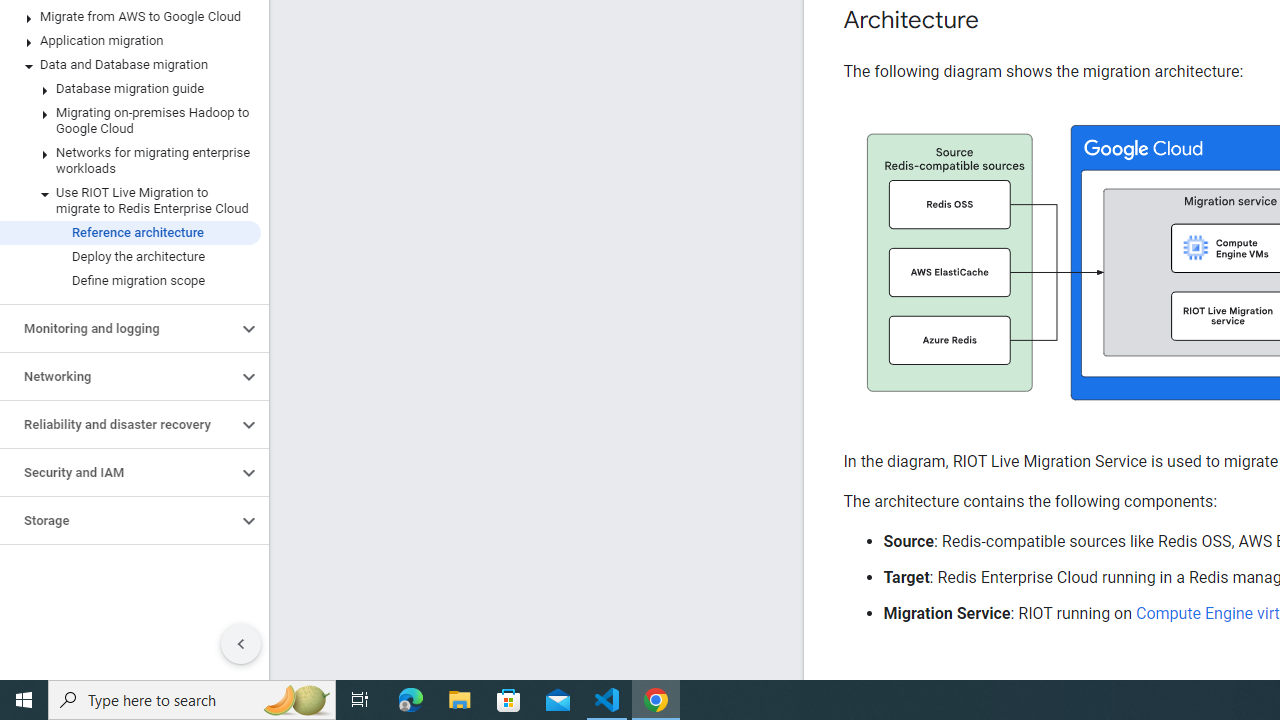  What do you see at coordinates (129, 159) in the screenshot?
I see `'Networks for migrating enterprise workloads'` at bounding box center [129, 159].